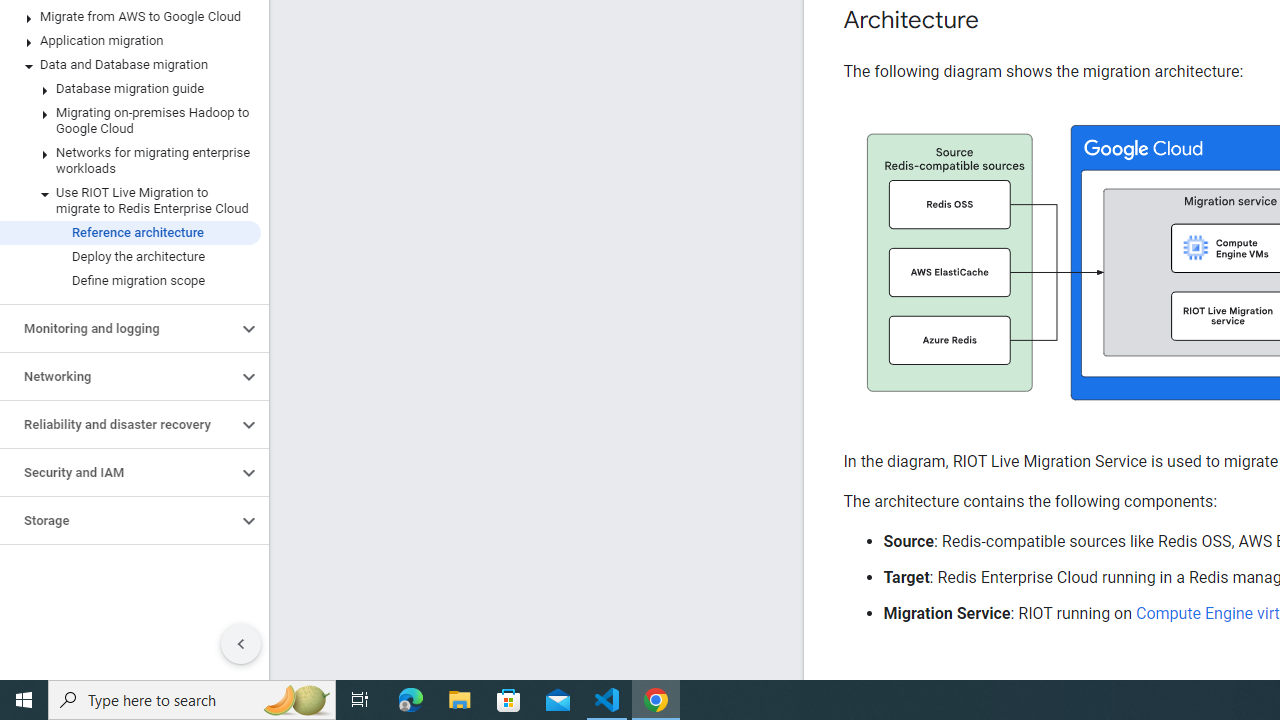  What do you see at coordinates (129, 159) in the screenshot?
I see `'Networks for migrating enterprise workloads'` at bounding box center [129, 159].